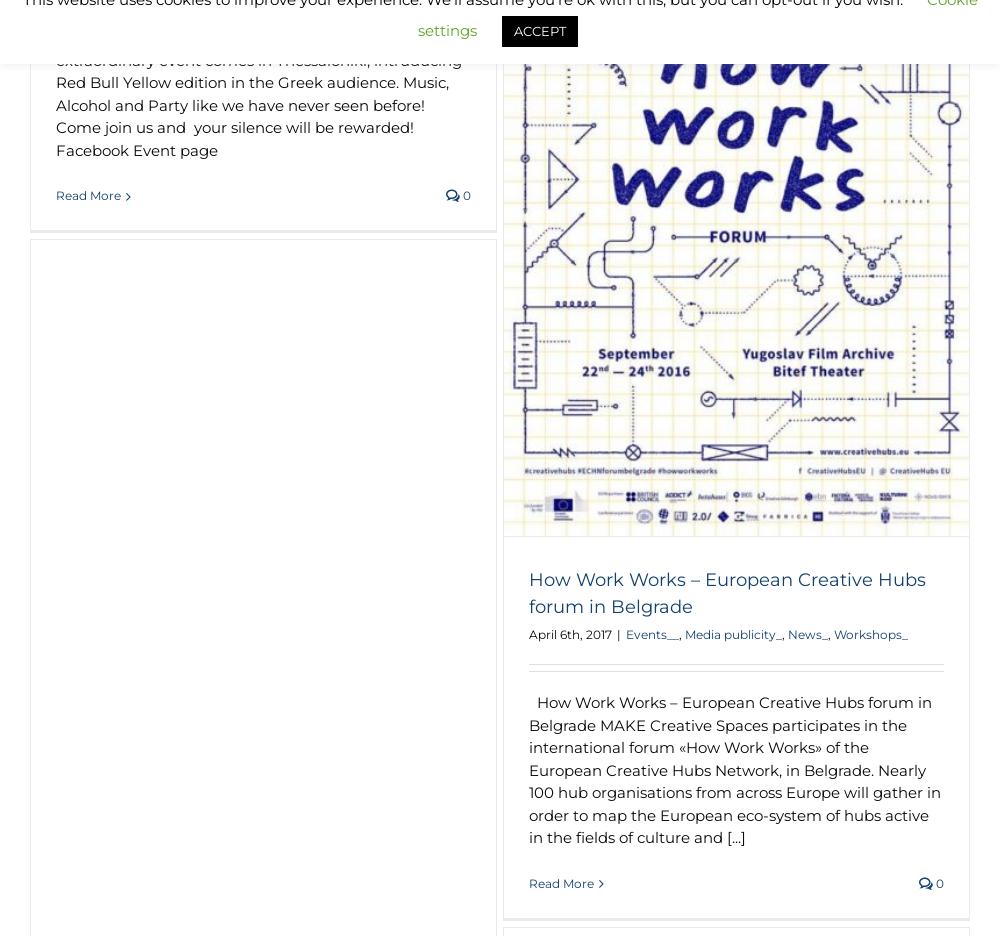  What do you see at coordinates (618, 633) in the screenshot?
I see `'|'` at bounding box center [618, 633].